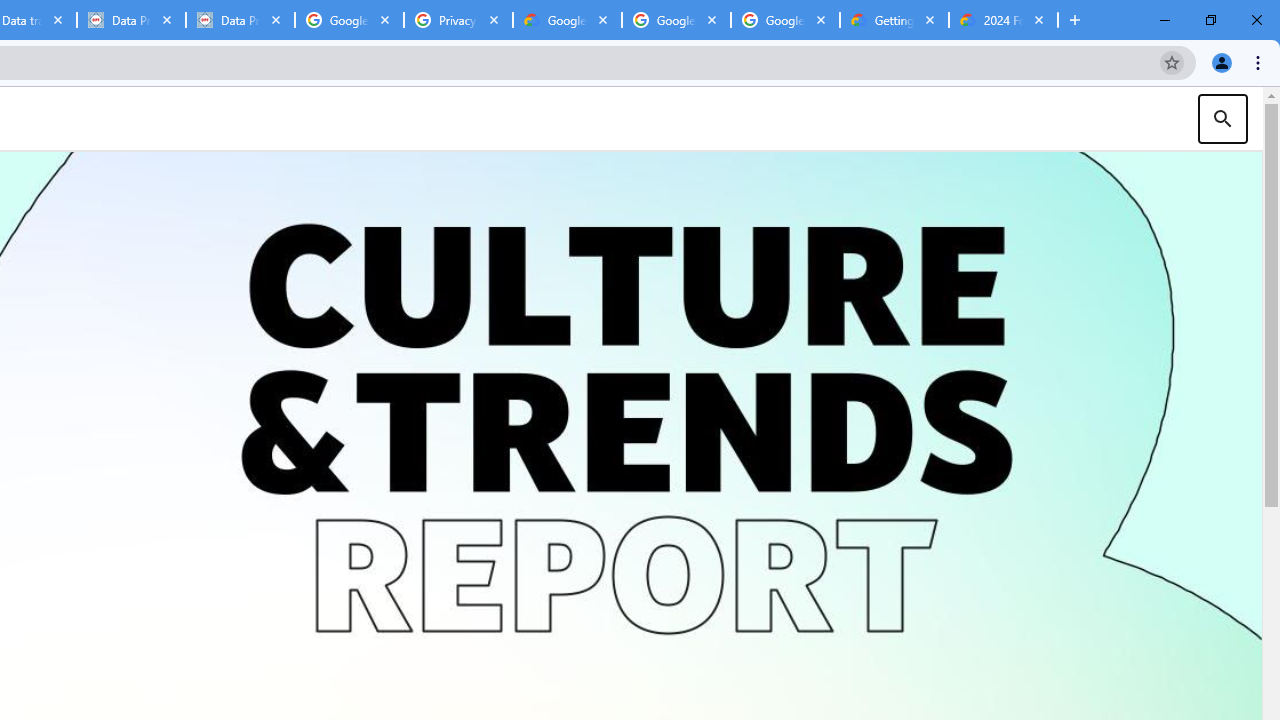  Describe the element at coordinates (566, 20) in the screenshot. I see `'Google Cloud Terms Directory | Google Cloud'` at that location.